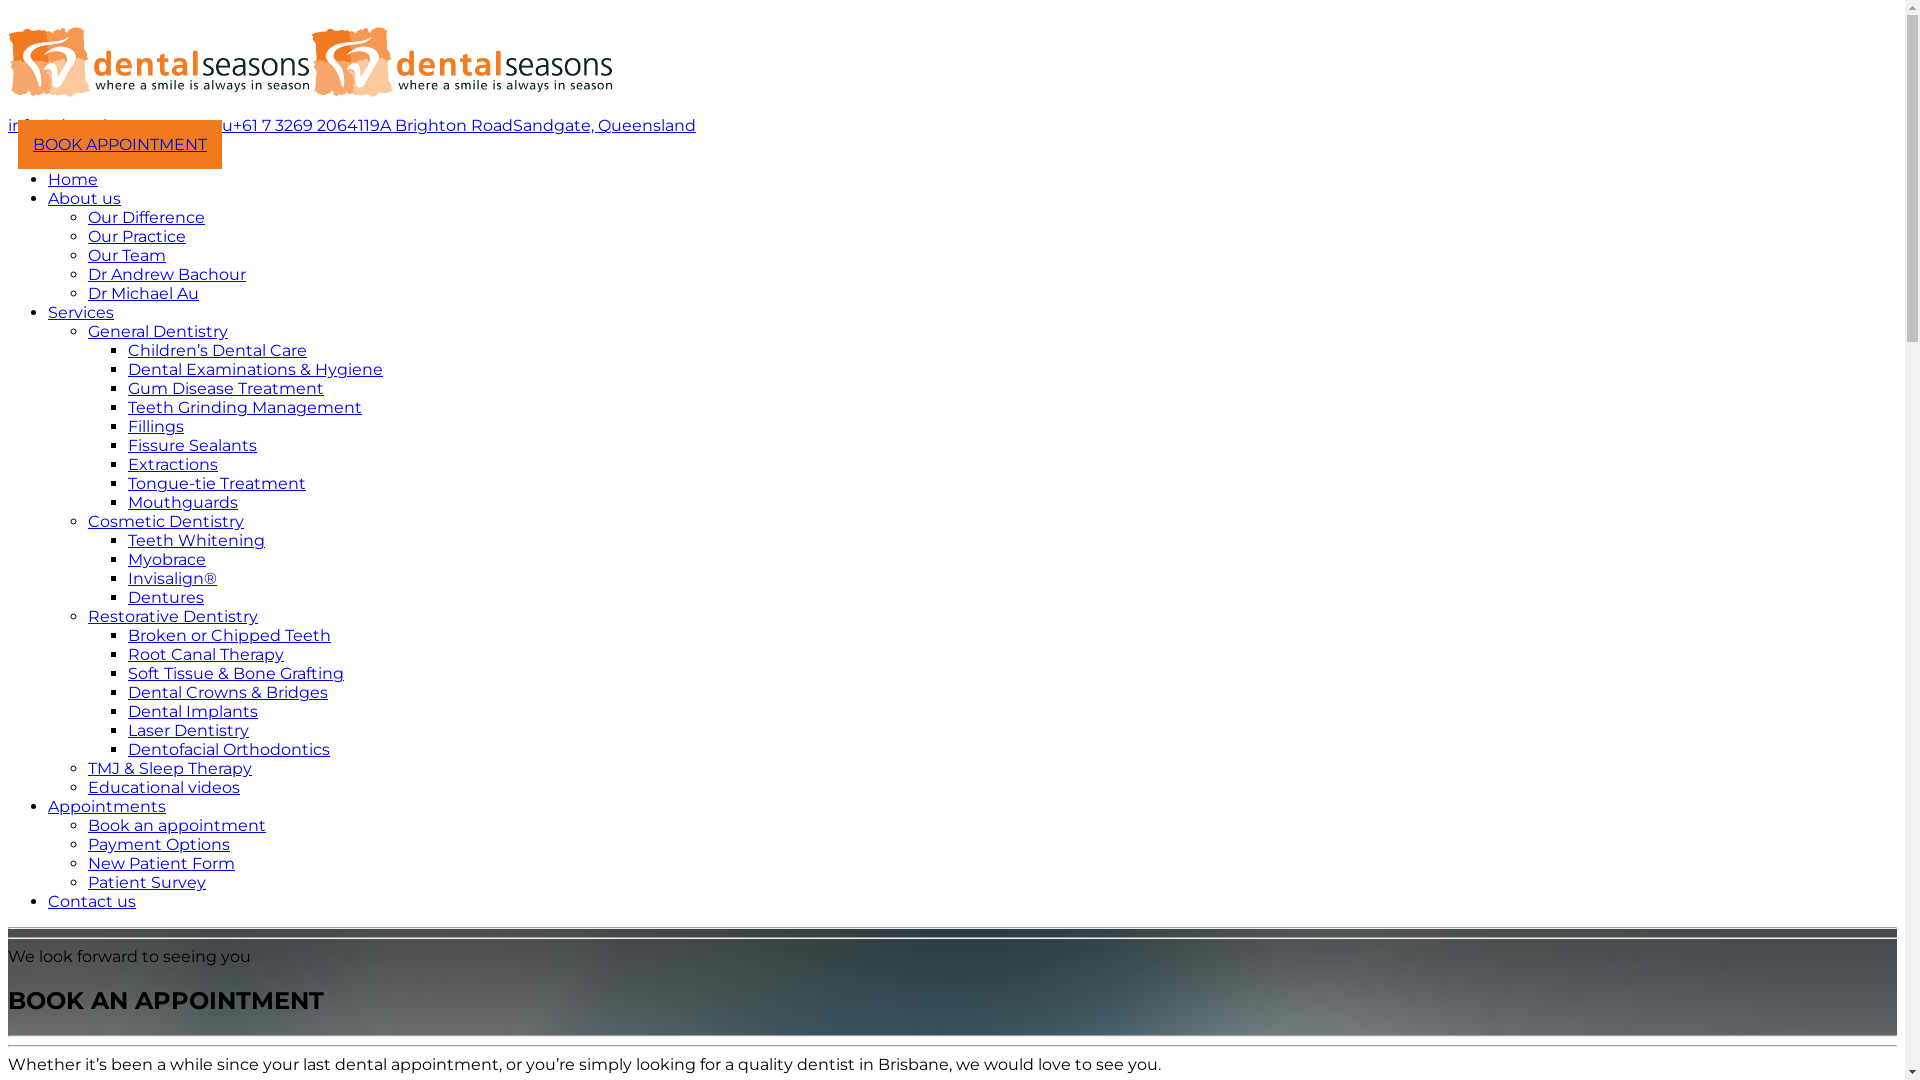 This screenshot has height=1080, width=1920. Describe the element at coordinates (105, 805) in the screenshot. I see `'Appointments'` at that location.